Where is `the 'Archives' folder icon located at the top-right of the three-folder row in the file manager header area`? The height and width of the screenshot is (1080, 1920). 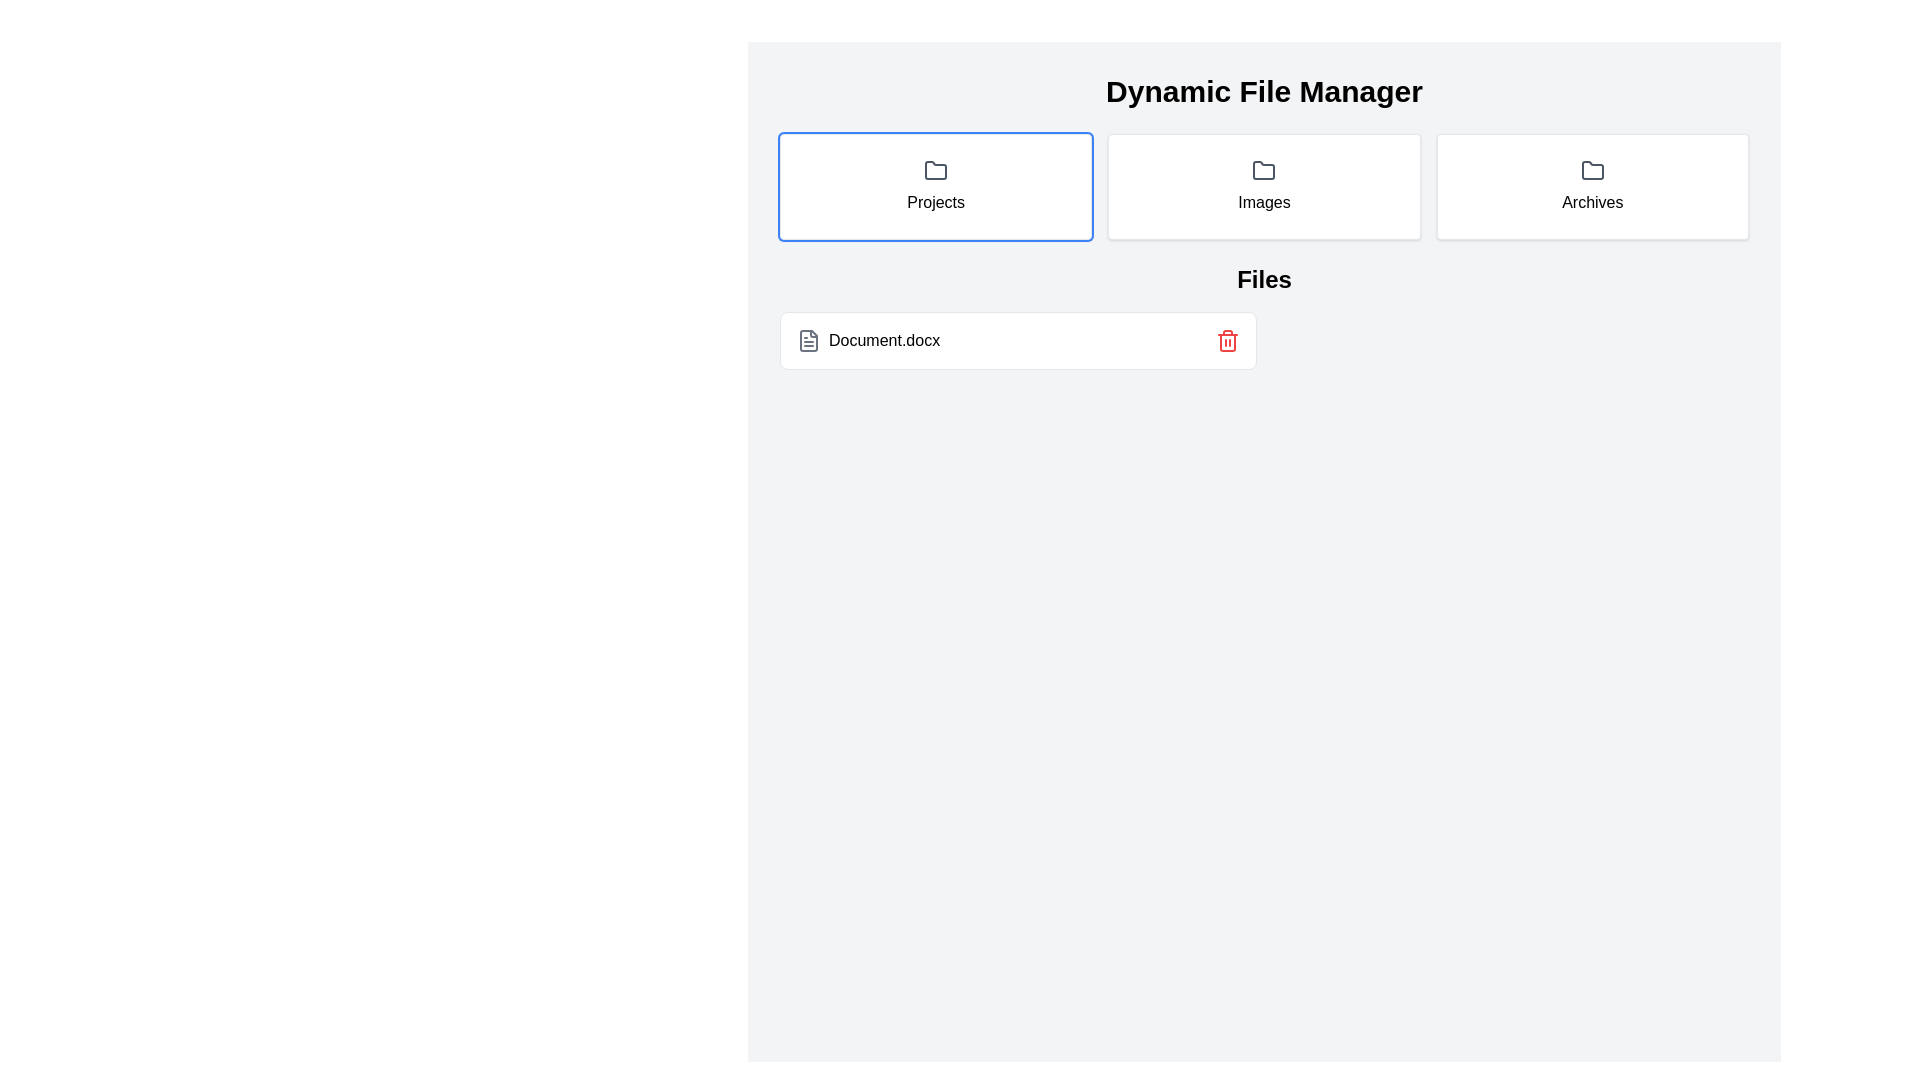
the 'Archives' folder icon located at the top-right of the three-folder row in the file manager header area is located at coordinates (1591, 169).